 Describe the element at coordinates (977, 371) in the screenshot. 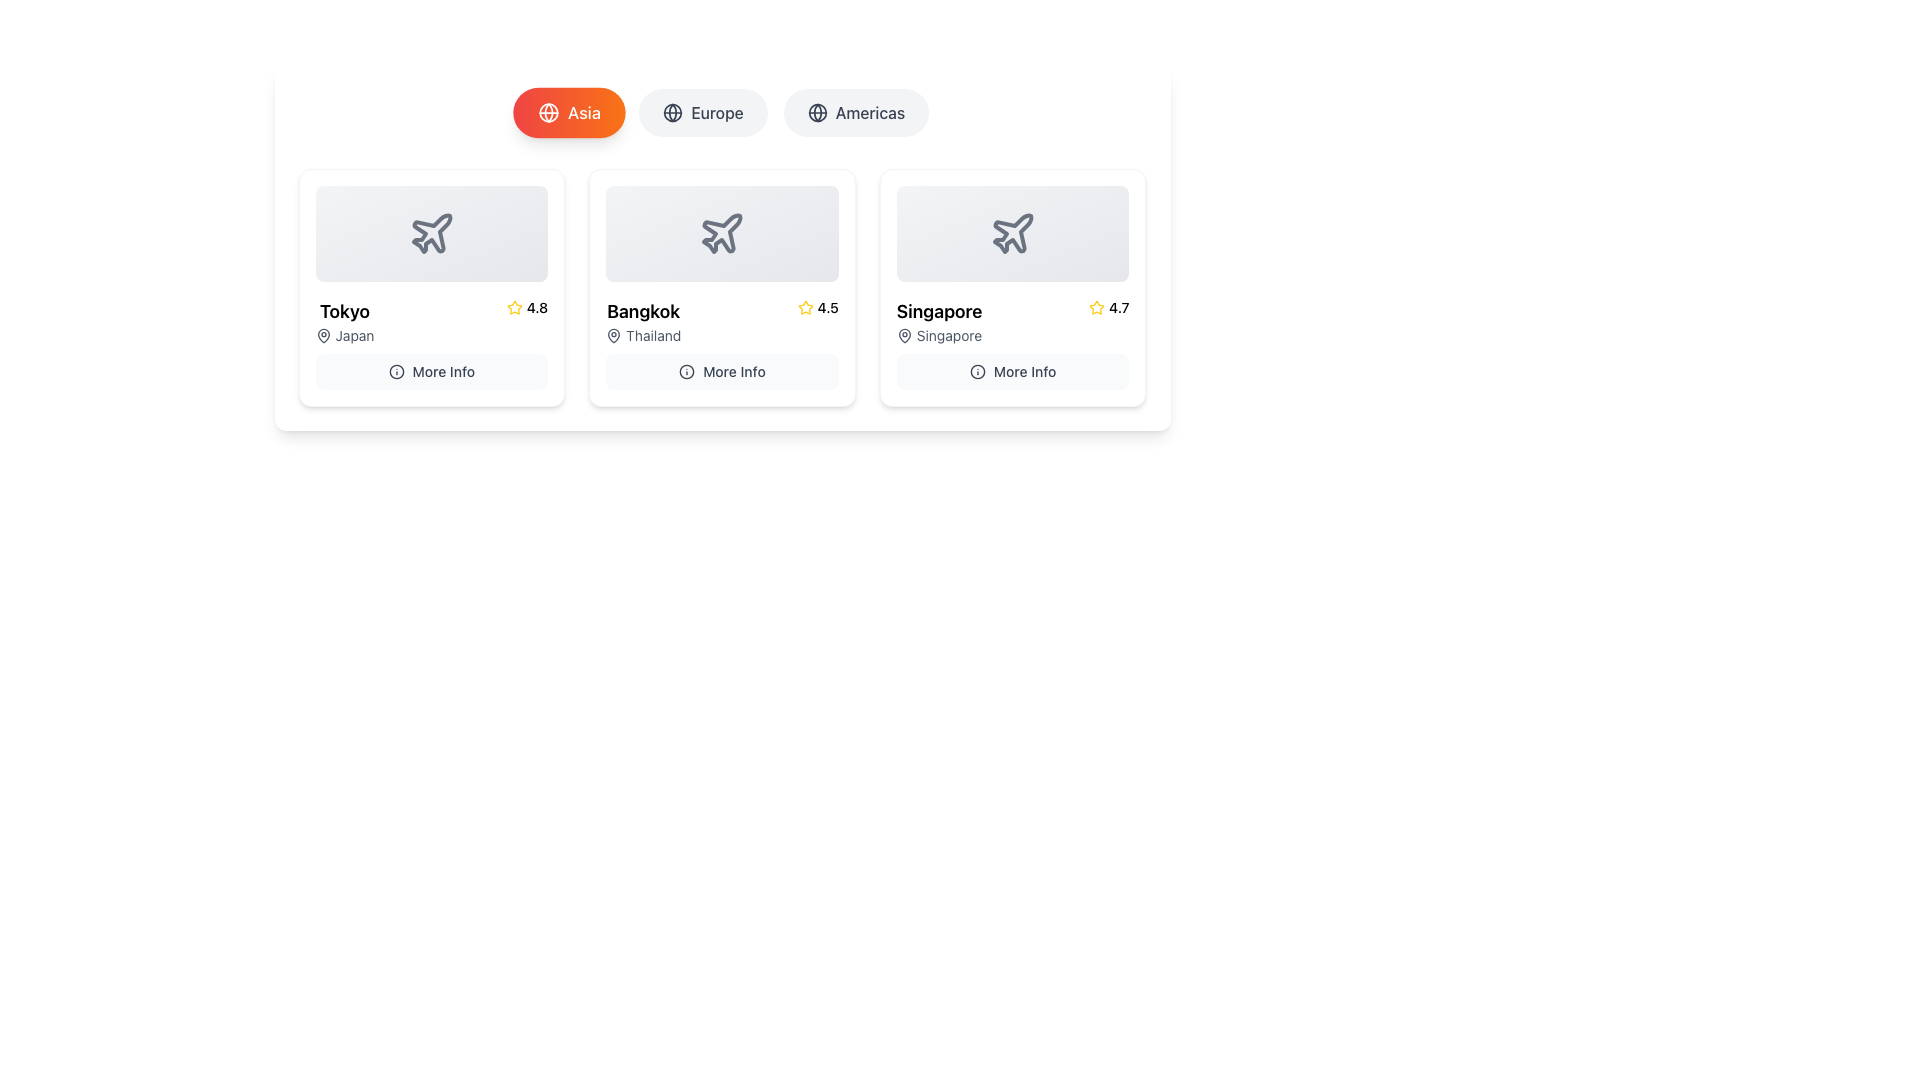

I see `the 'info' icon element that indicates additional details or information in the user interface` at that location.